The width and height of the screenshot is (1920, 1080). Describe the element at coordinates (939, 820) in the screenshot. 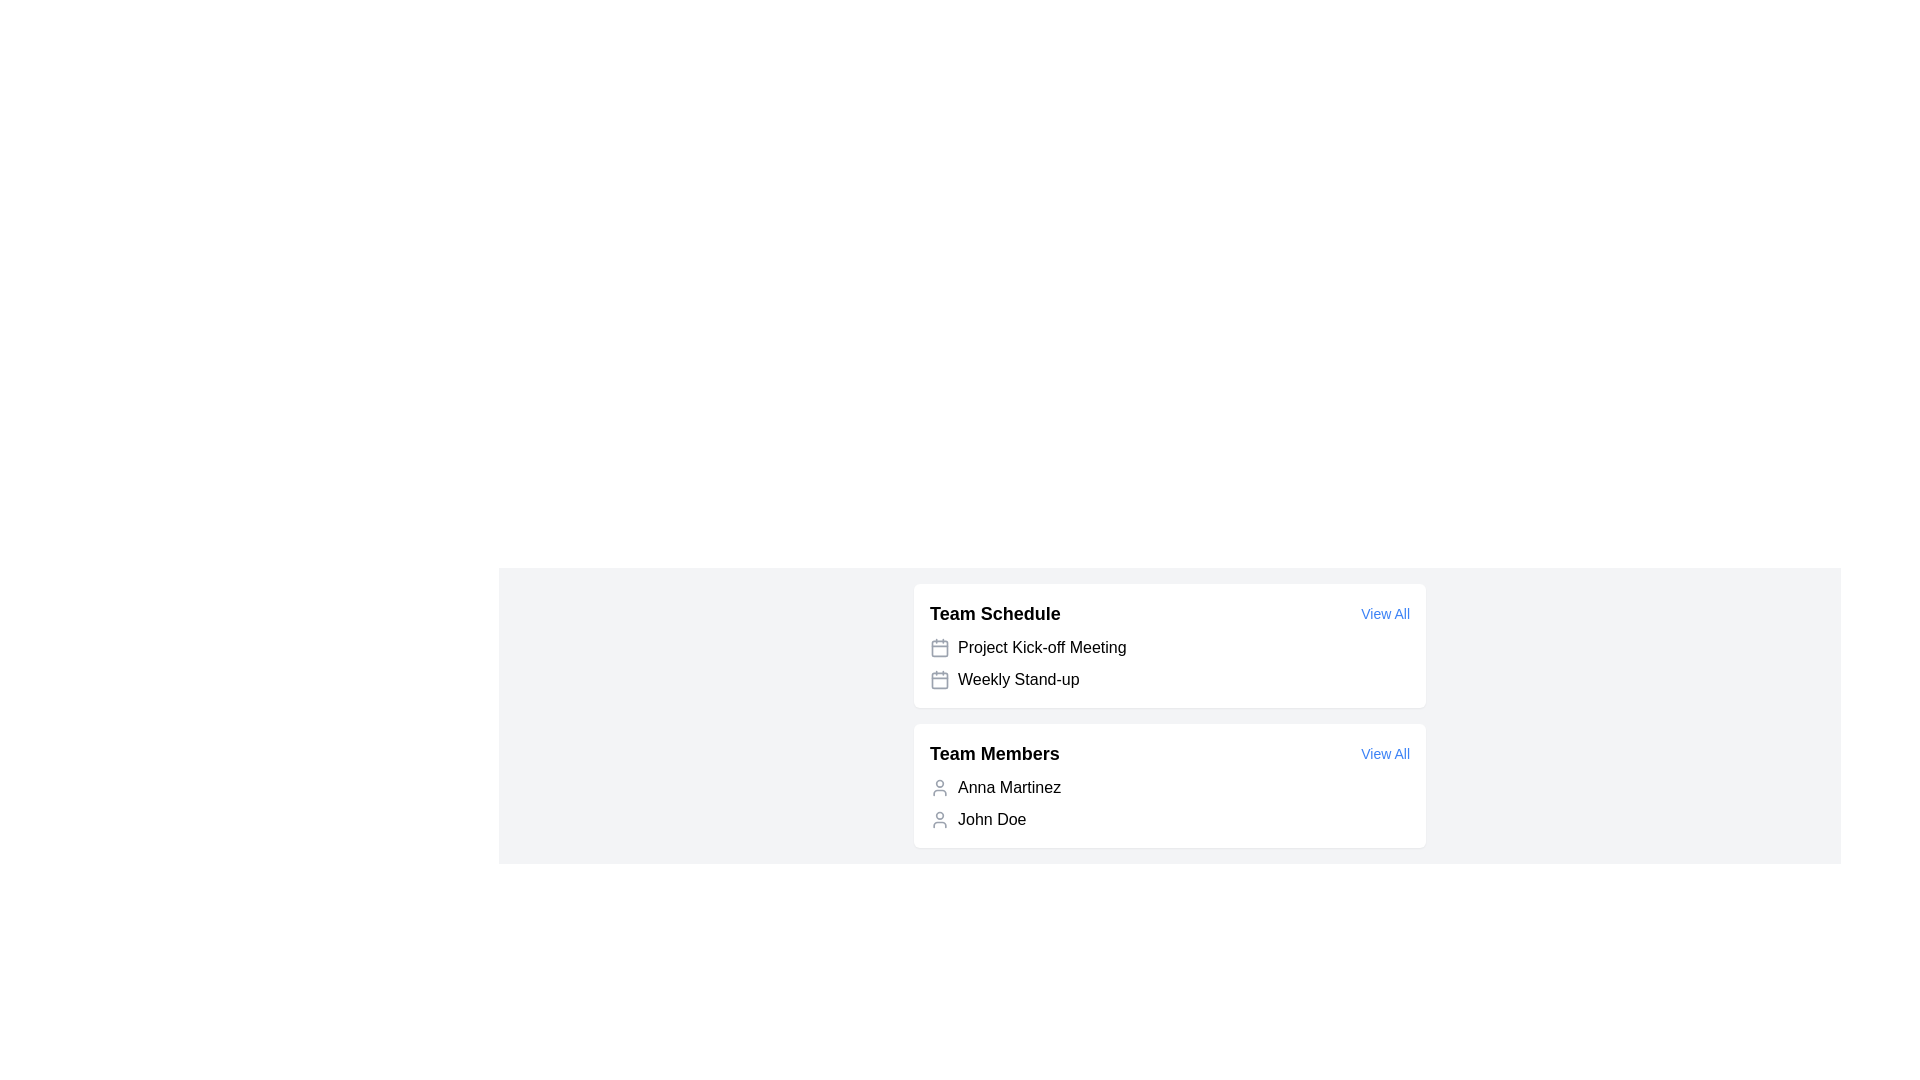

I see `the user icon representing 'John Doe' located to the immediate left of the text under the 'Team Members' section` at that location.